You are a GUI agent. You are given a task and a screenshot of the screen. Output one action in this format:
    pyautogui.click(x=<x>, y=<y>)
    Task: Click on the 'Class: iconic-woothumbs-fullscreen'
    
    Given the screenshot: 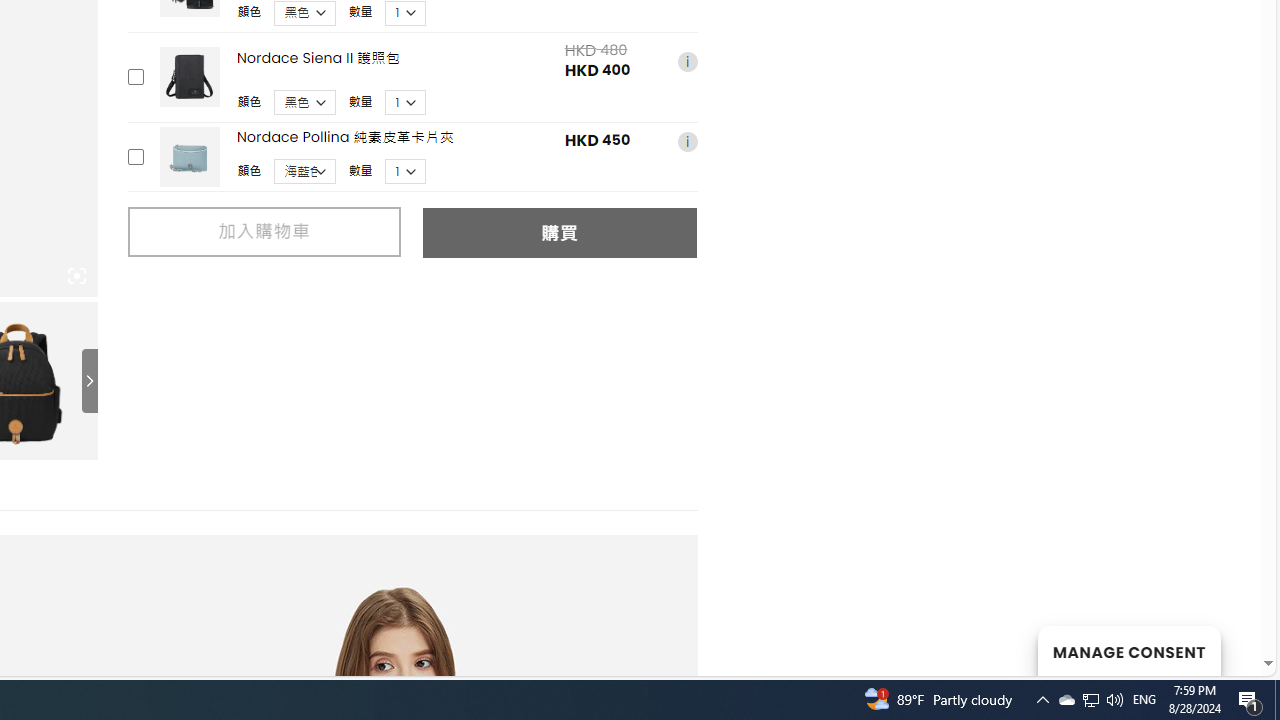 What is the action you would take?
    pyautogui.click(x=76, y=276)
    